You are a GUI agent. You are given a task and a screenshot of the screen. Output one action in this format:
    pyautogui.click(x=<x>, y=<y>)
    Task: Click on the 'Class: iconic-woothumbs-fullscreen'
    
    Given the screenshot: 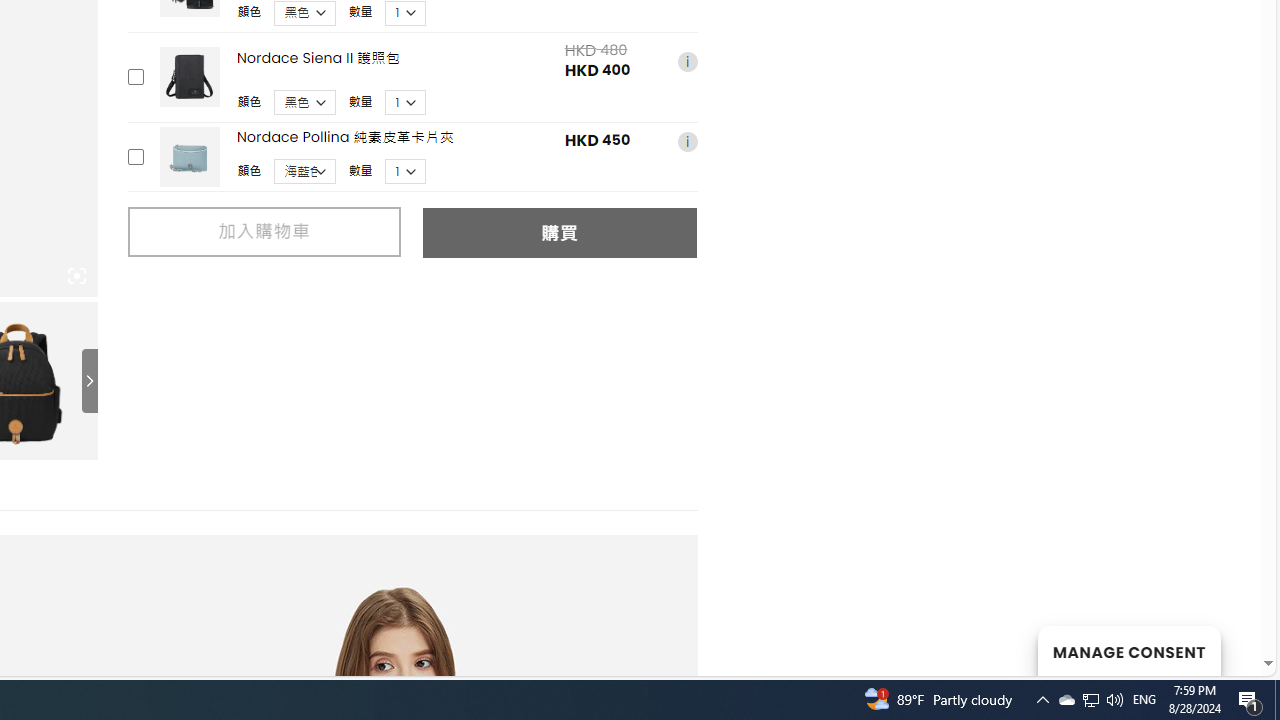 What is the action you would take?
    pyautogui.click(x=76, y=276)
    